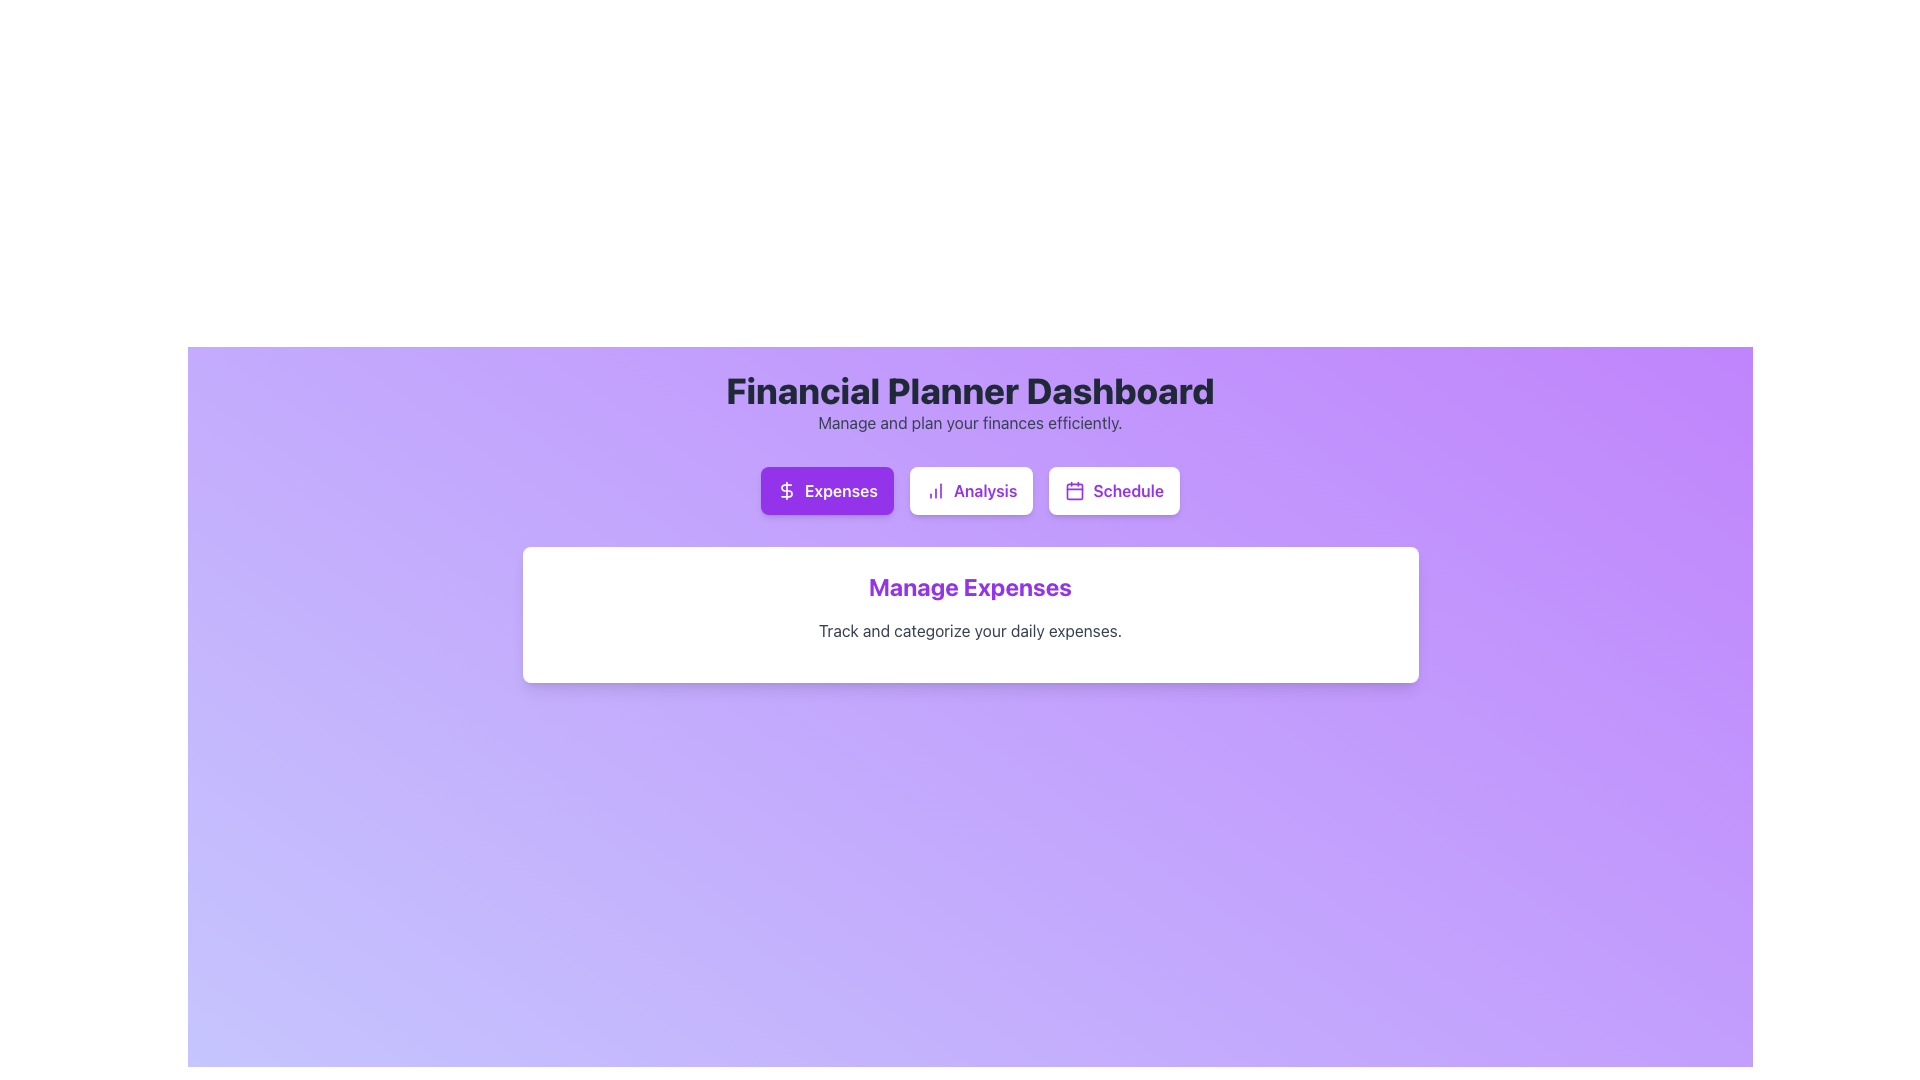 This screenshot has width=1920, height=1080. I want to click on the icon representing analysis or statistics, which is positioned to the left of the 'Analysis' text within the middle button of three buttons labeled 'Expenses', 'Analysis', and 'Schedule', so click(934, 490).